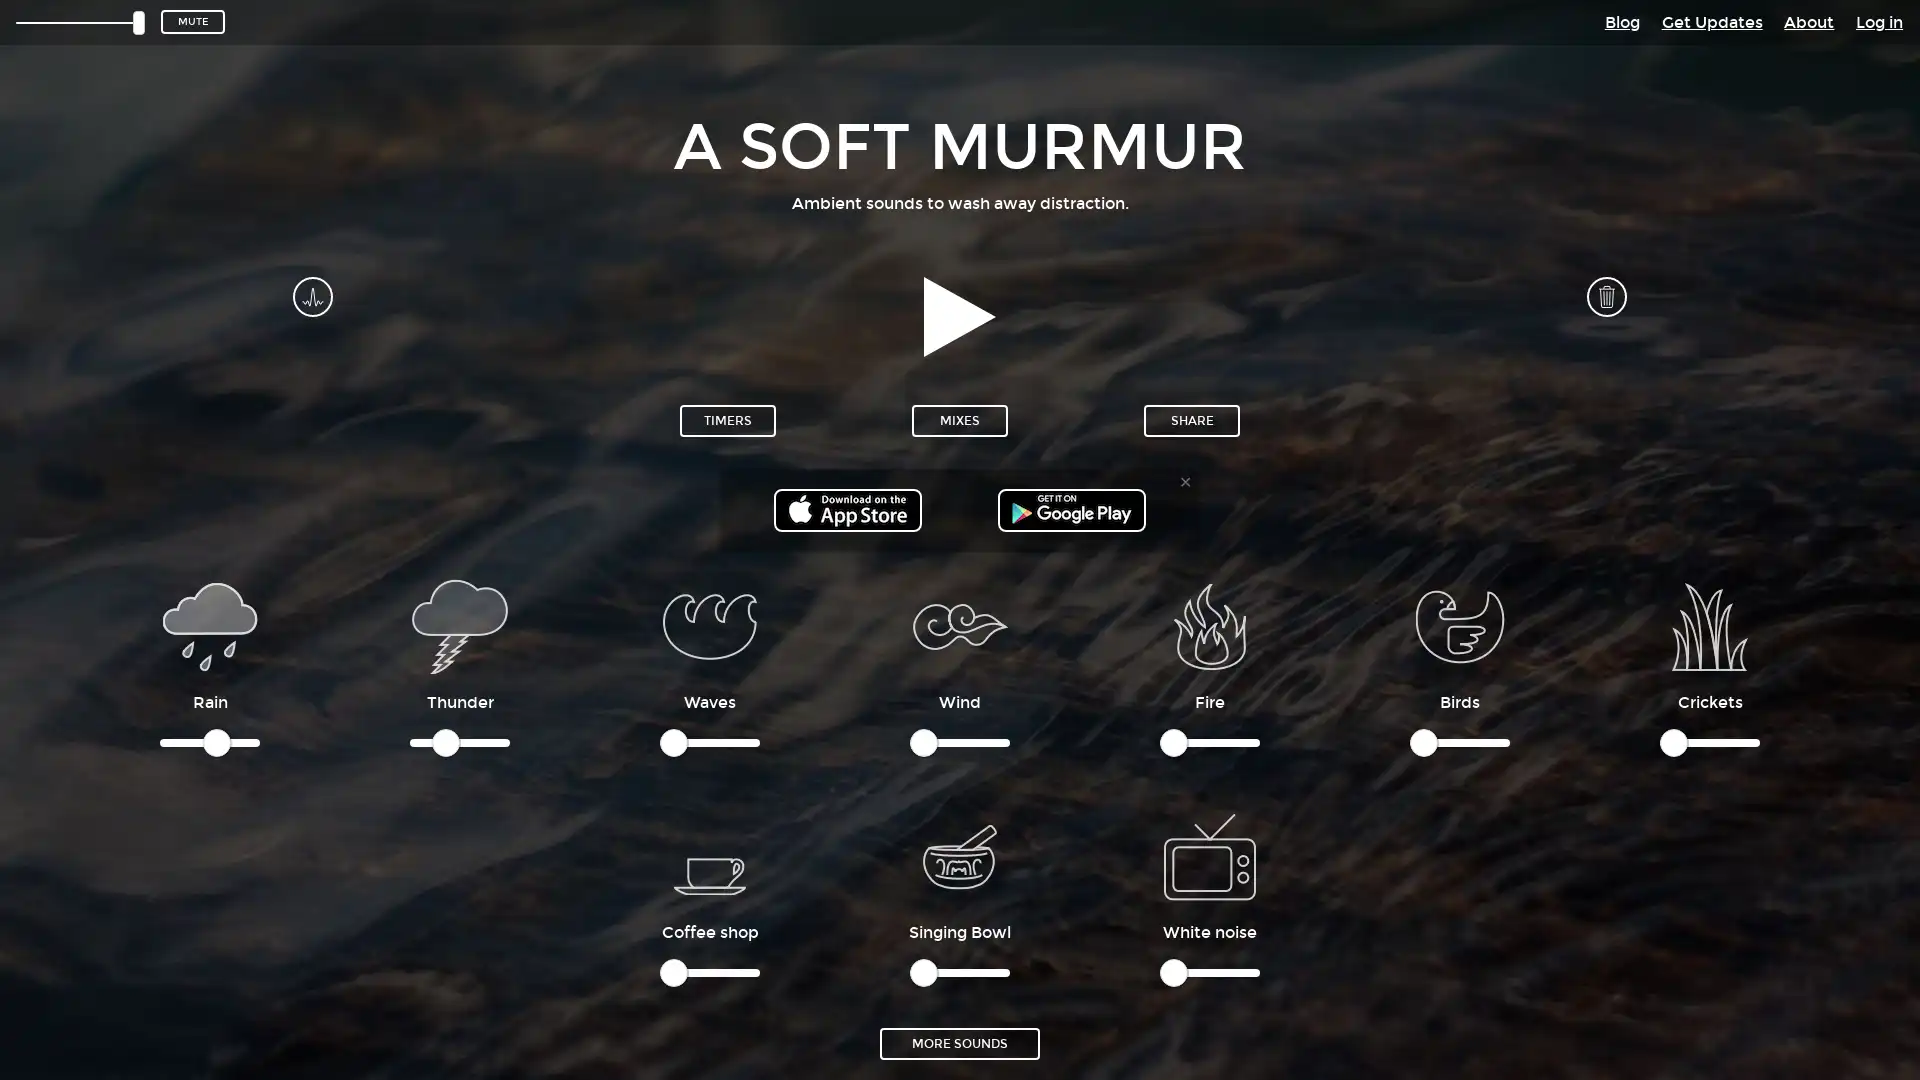 The height and width of the screenshot is (1080, 1920). What do you see at coordinates (1459, 624) in the screenshot?
I see `Loading icon` at bounding box center [1459, 624].